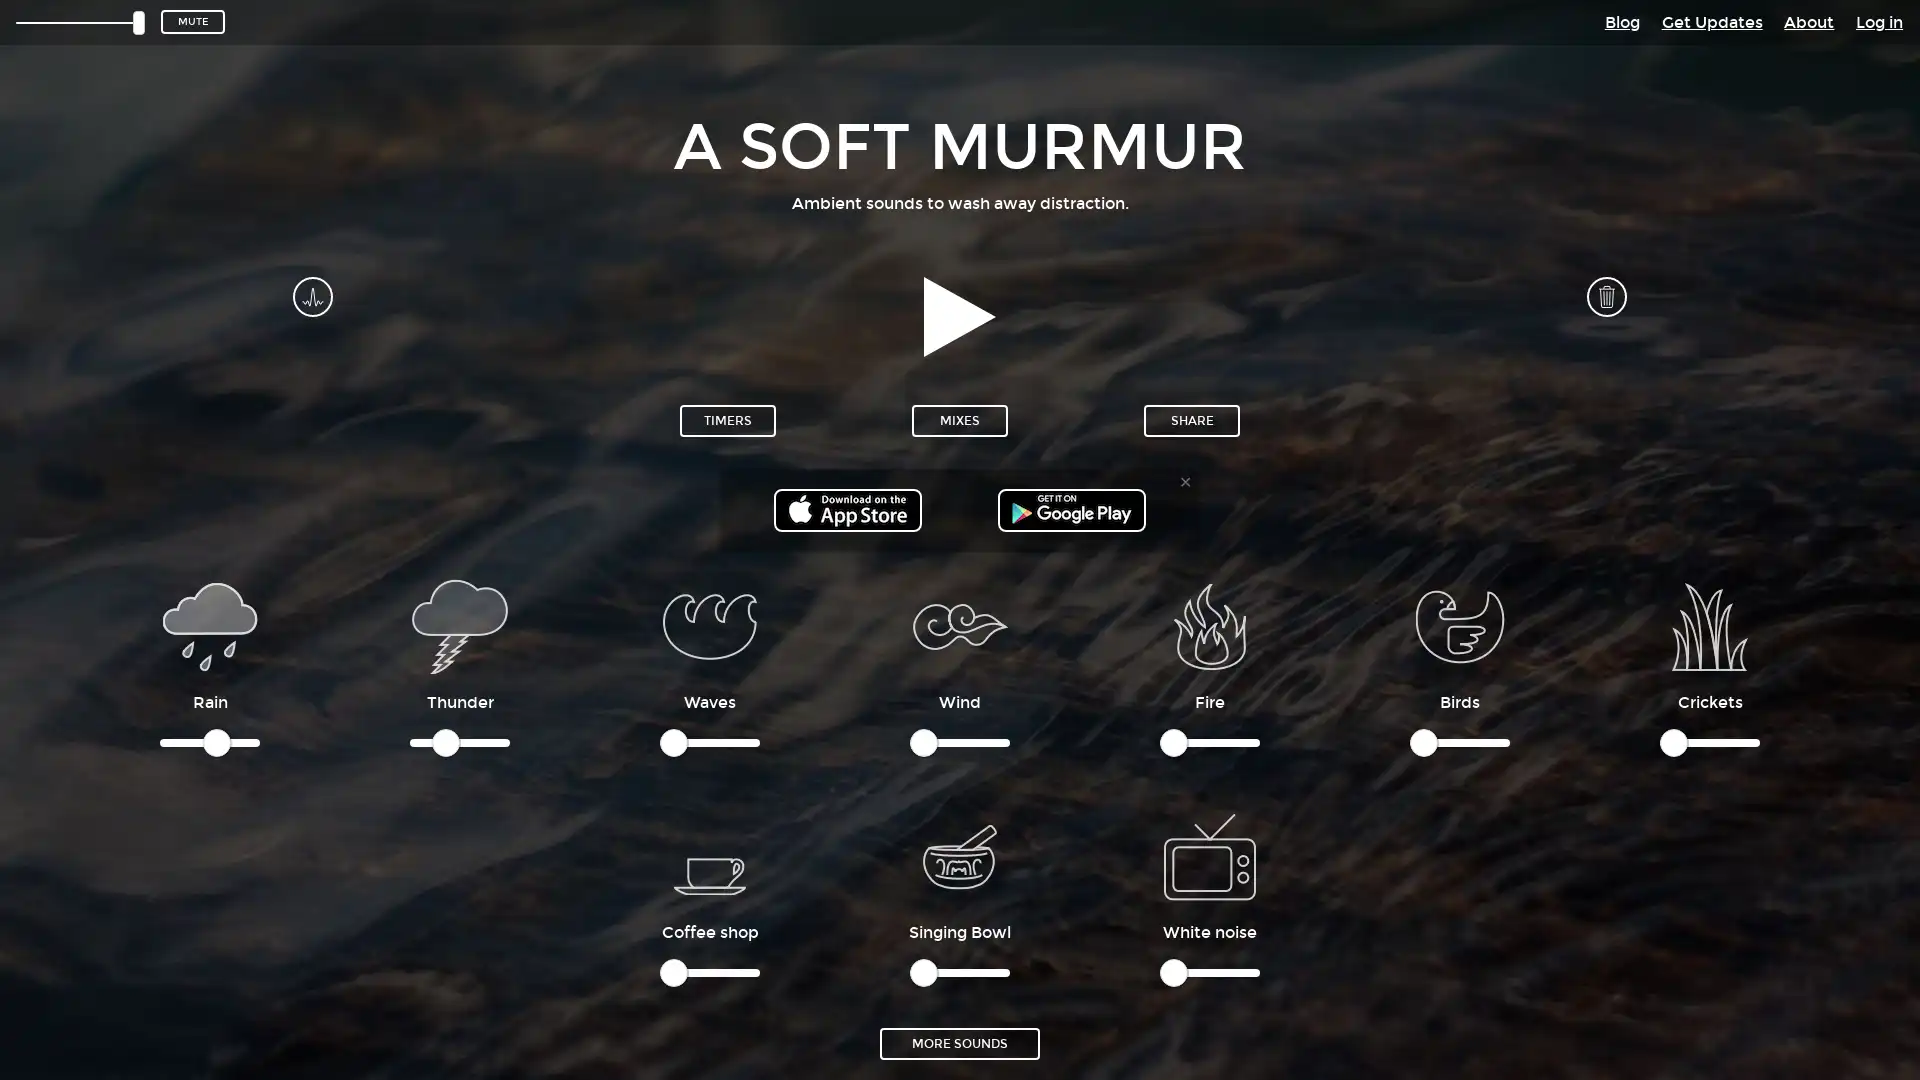 The height and width of the screenshot is (1080, 1920). What do you see at coordinates (1459, 624) in the screenshot?
I see `Loading icon` at bounding box center [1459, 624].